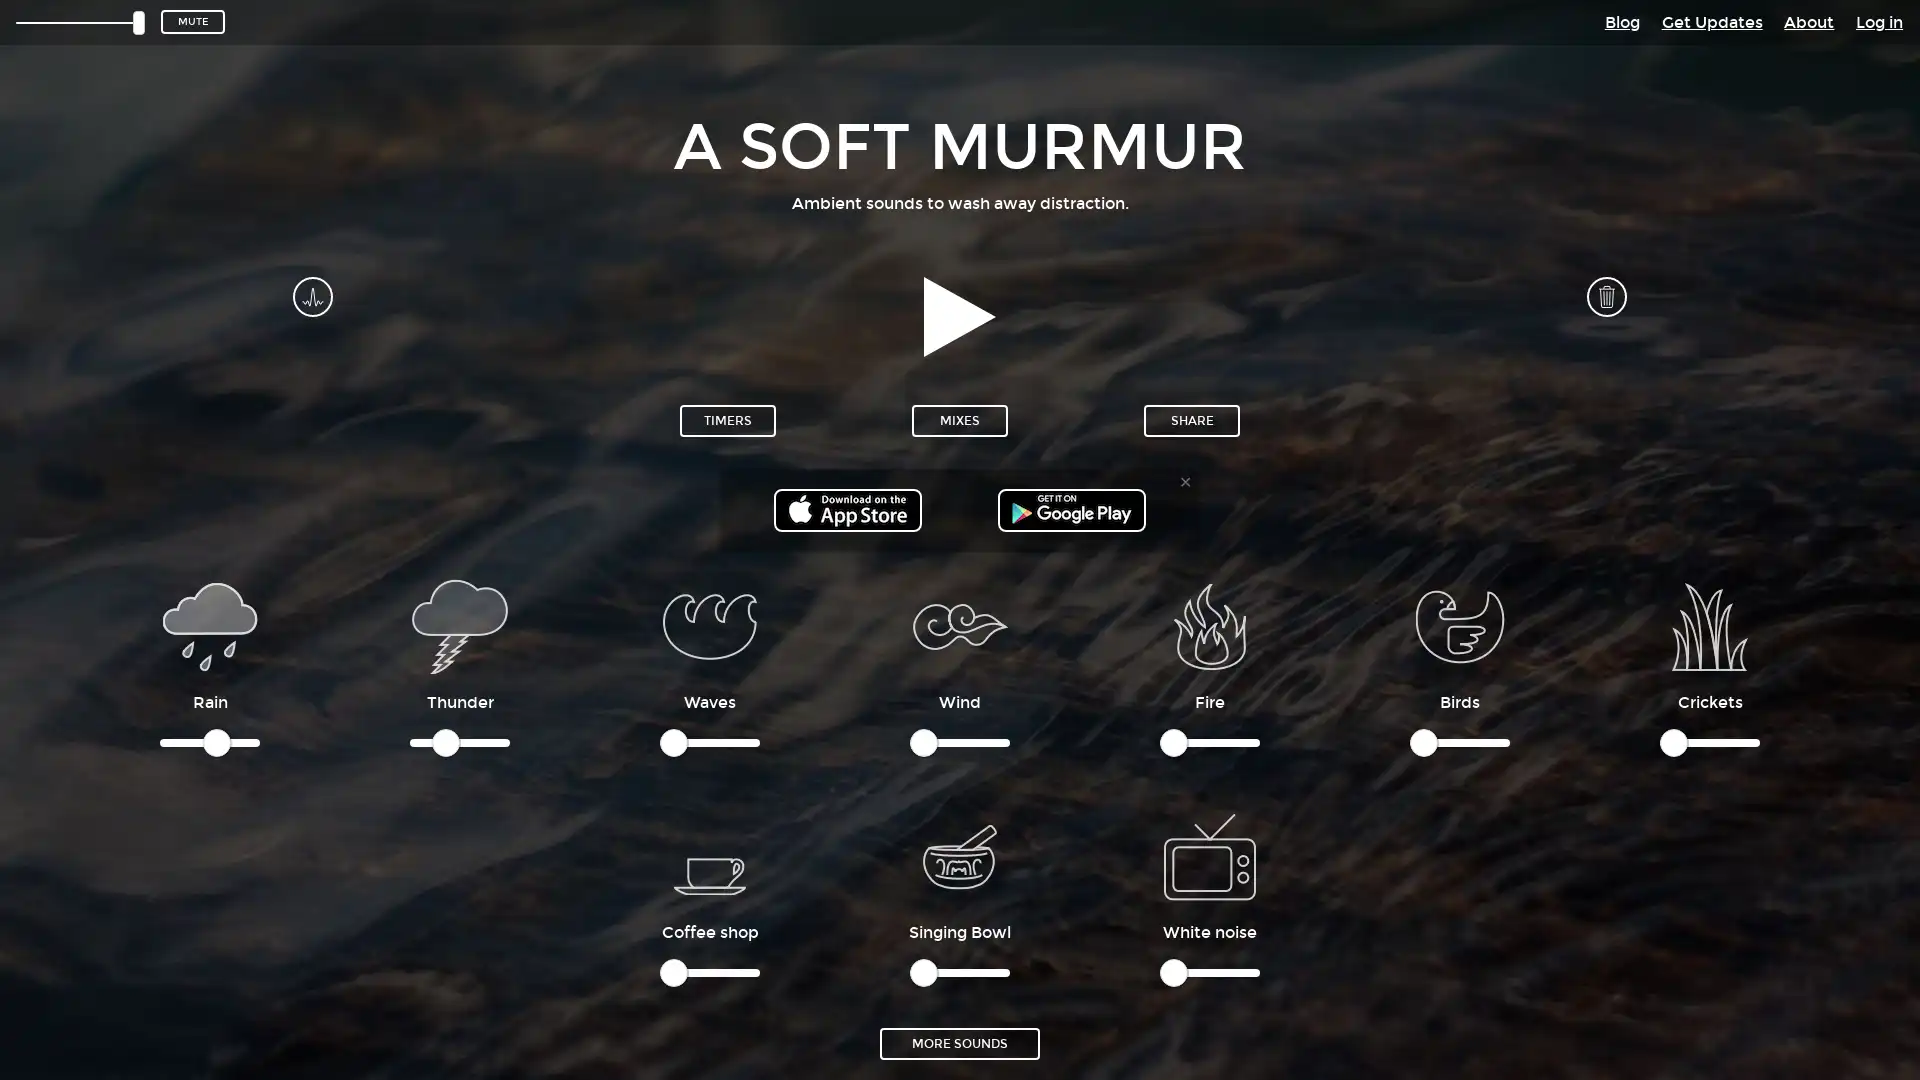 The height and width of the screenshot is (1080, 1920). What do you see at coordinates (1459, 624) in the screenshot?
I see `Loading icon` at bounding box center [1459, 624].